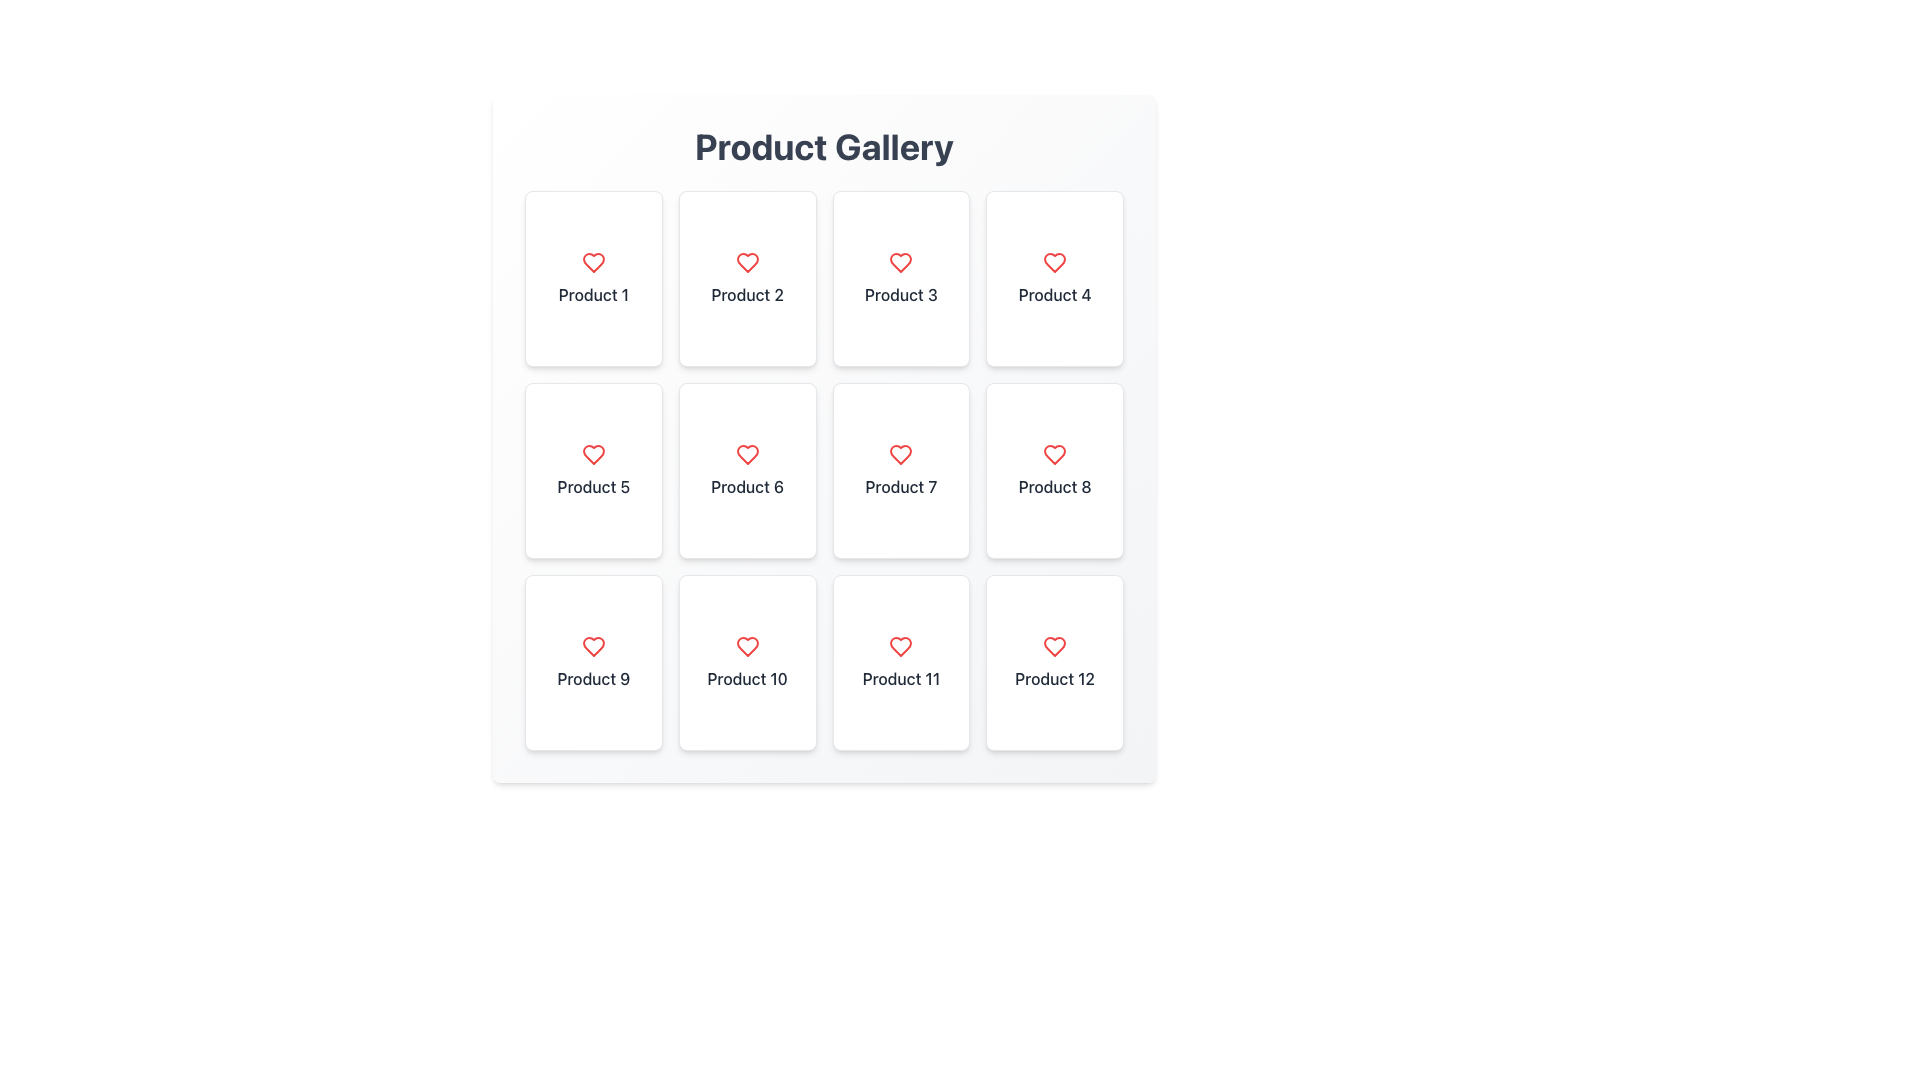 This screenshot has height=1080, width=1920. What do you see at coordinates (1054, 294) in the screenshot?
I see `the 'Product 4' label which is located in the second column of the grid layout, beneath a red heart-shaped icon inside a white card` at bounding box center [1054, 294].